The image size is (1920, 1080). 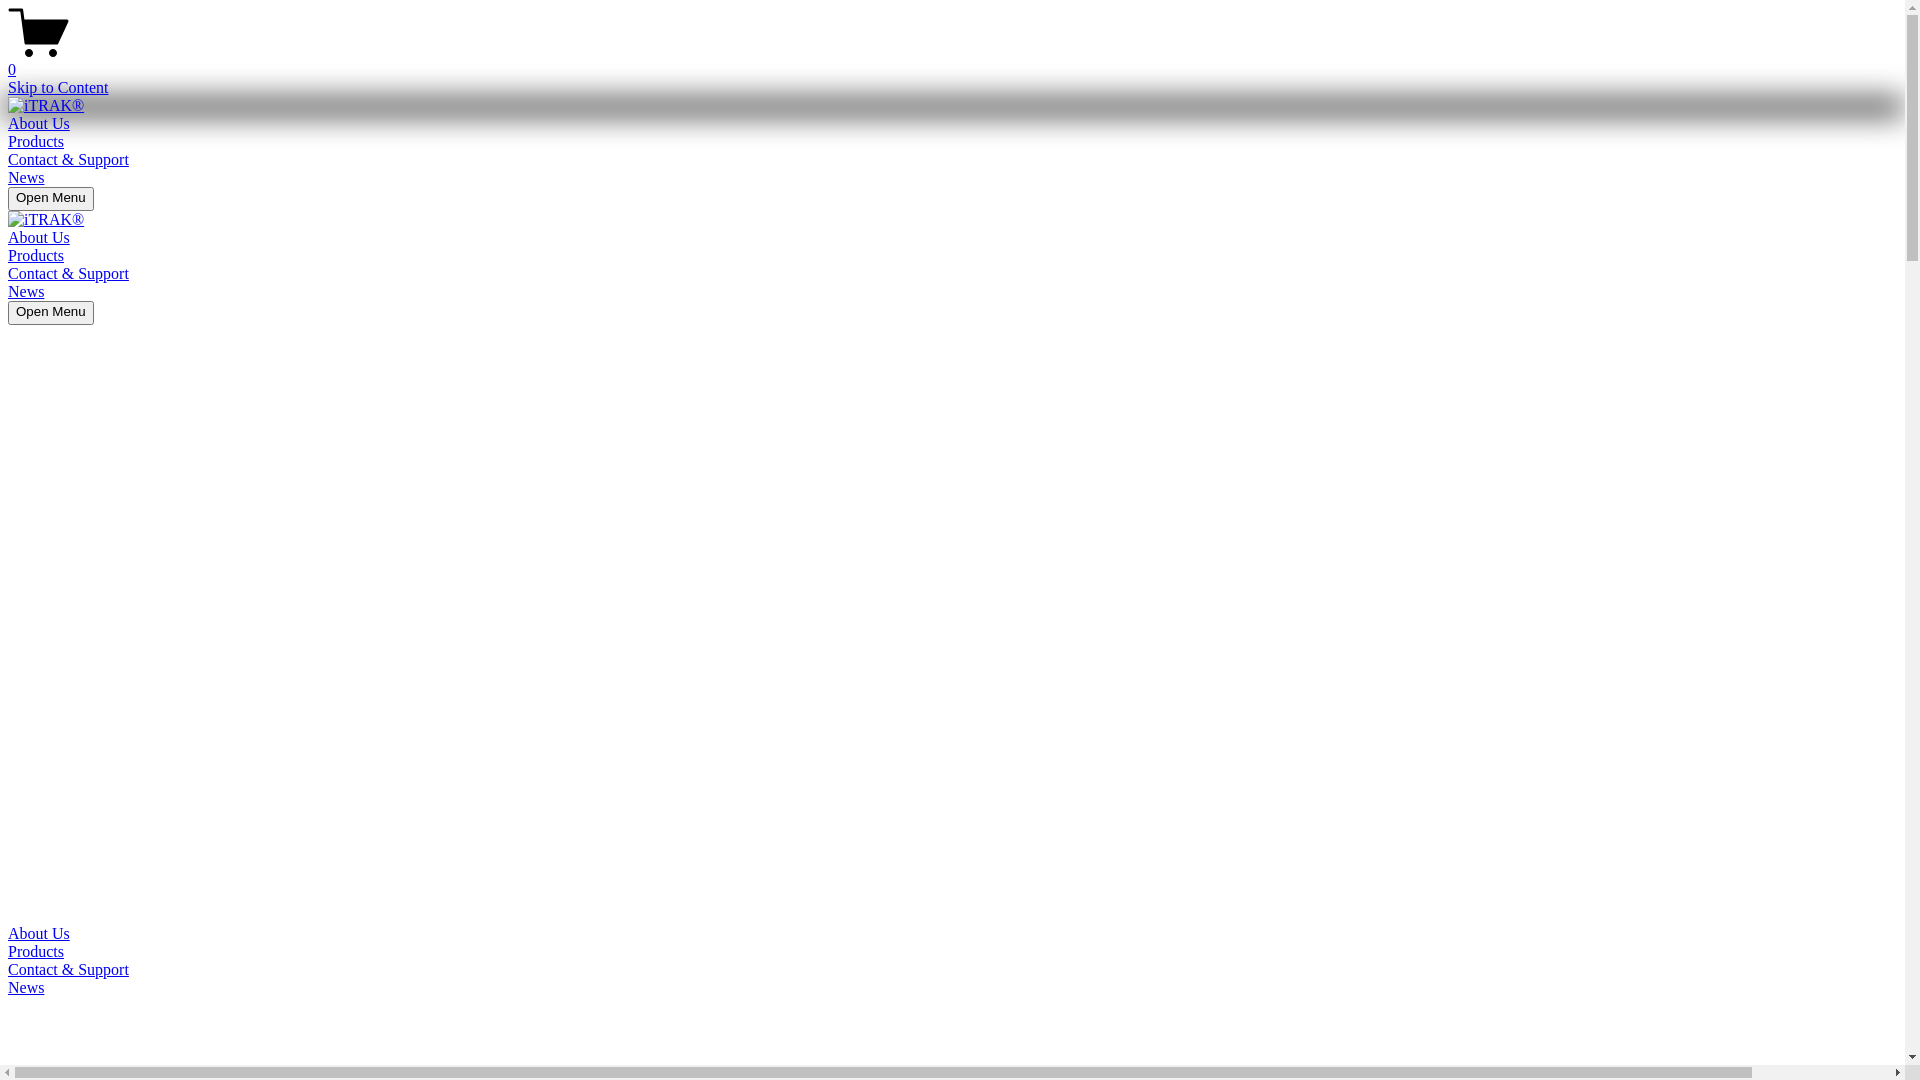 I want to click on 'Products', so click(x=35, y=140).